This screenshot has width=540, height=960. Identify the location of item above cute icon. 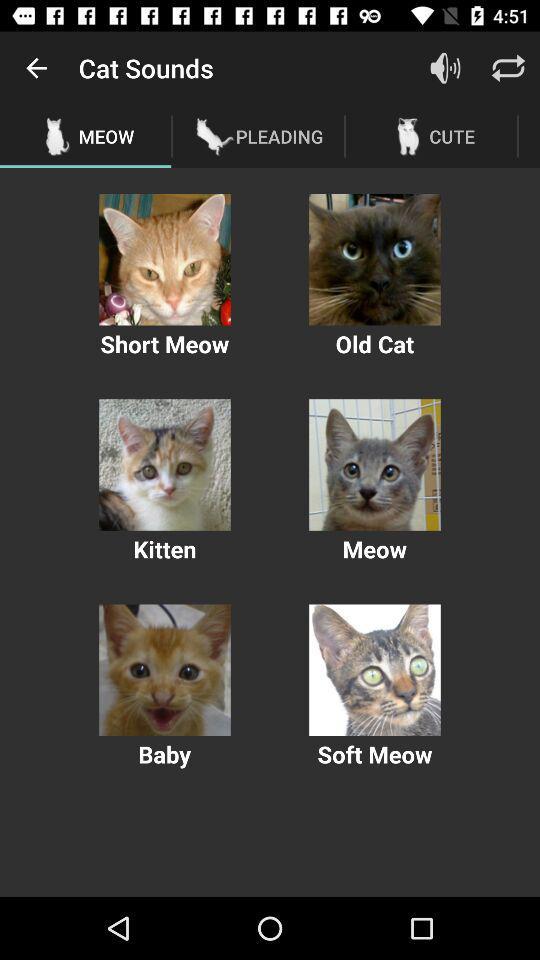
(445, 68).